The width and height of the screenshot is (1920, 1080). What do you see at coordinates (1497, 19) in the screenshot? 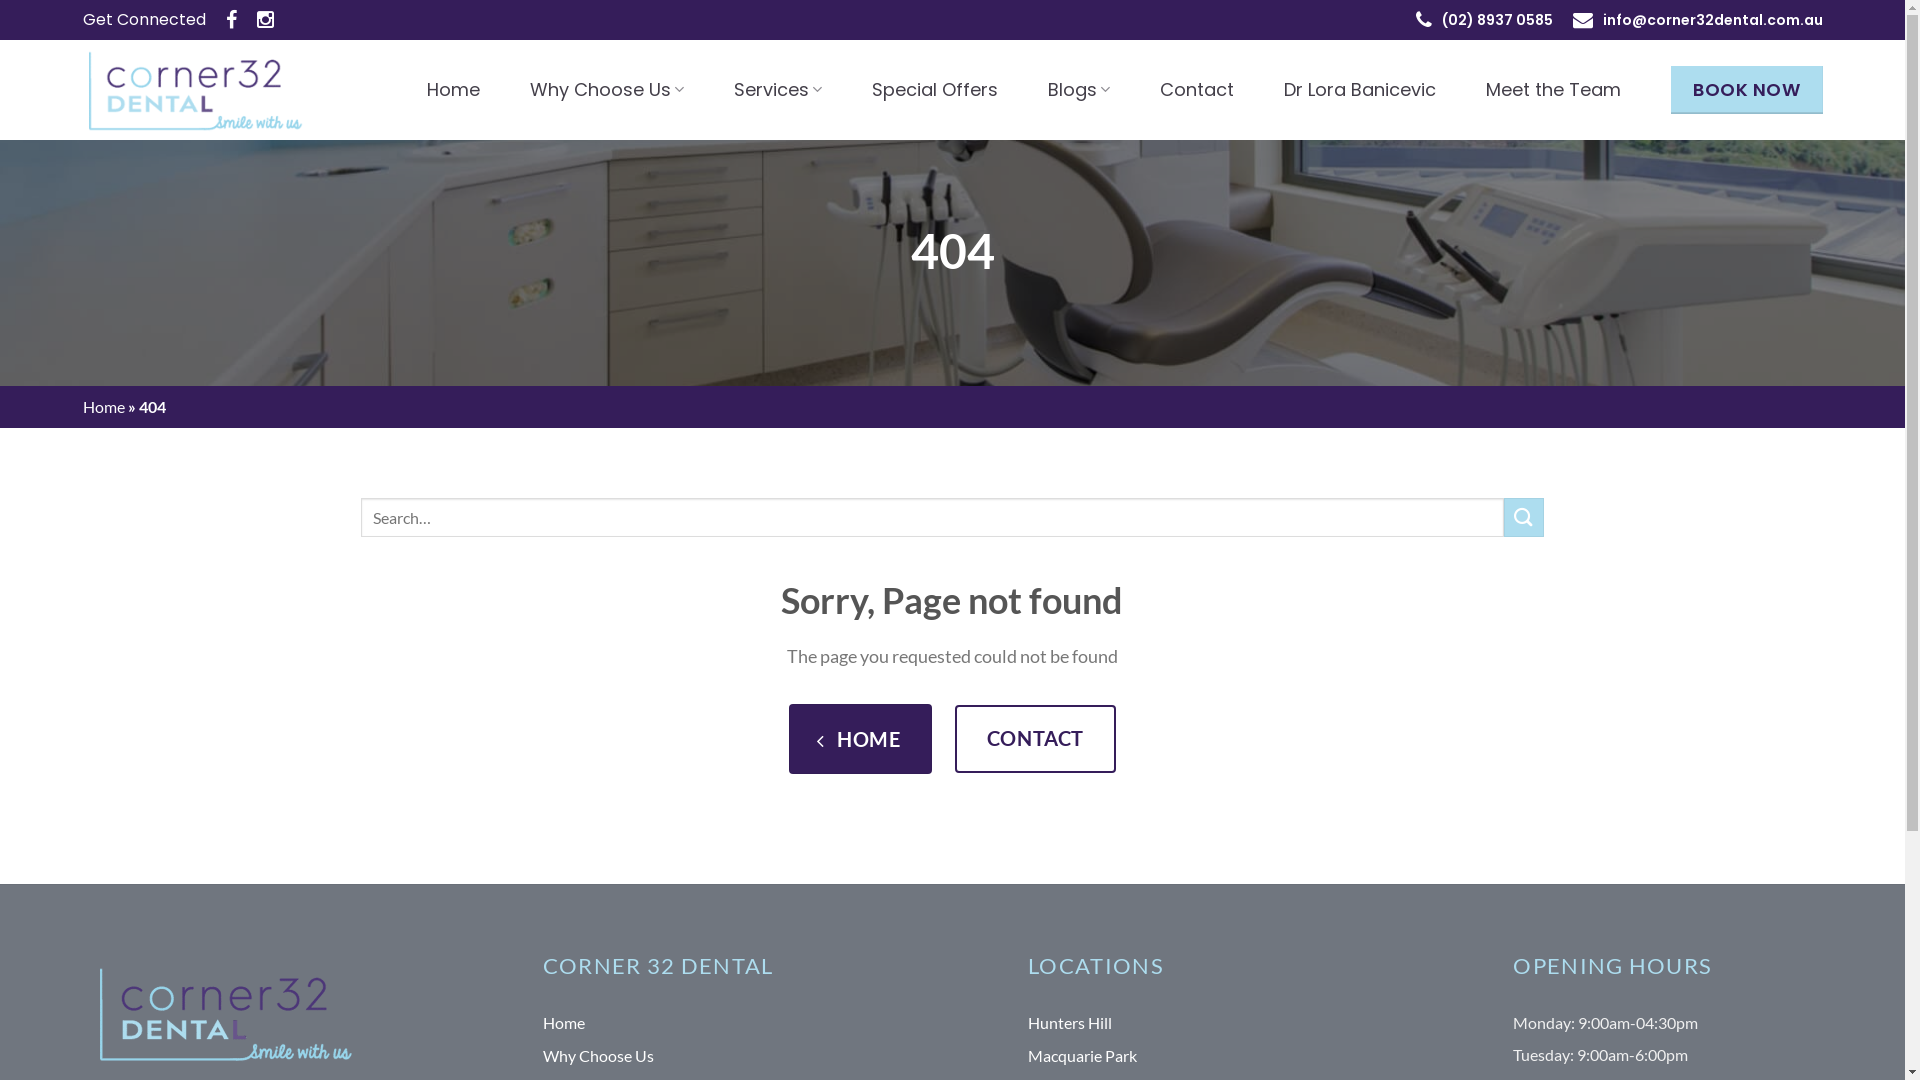
I see `'(02) 8937 0585'` at bounding box center [1497, 19].